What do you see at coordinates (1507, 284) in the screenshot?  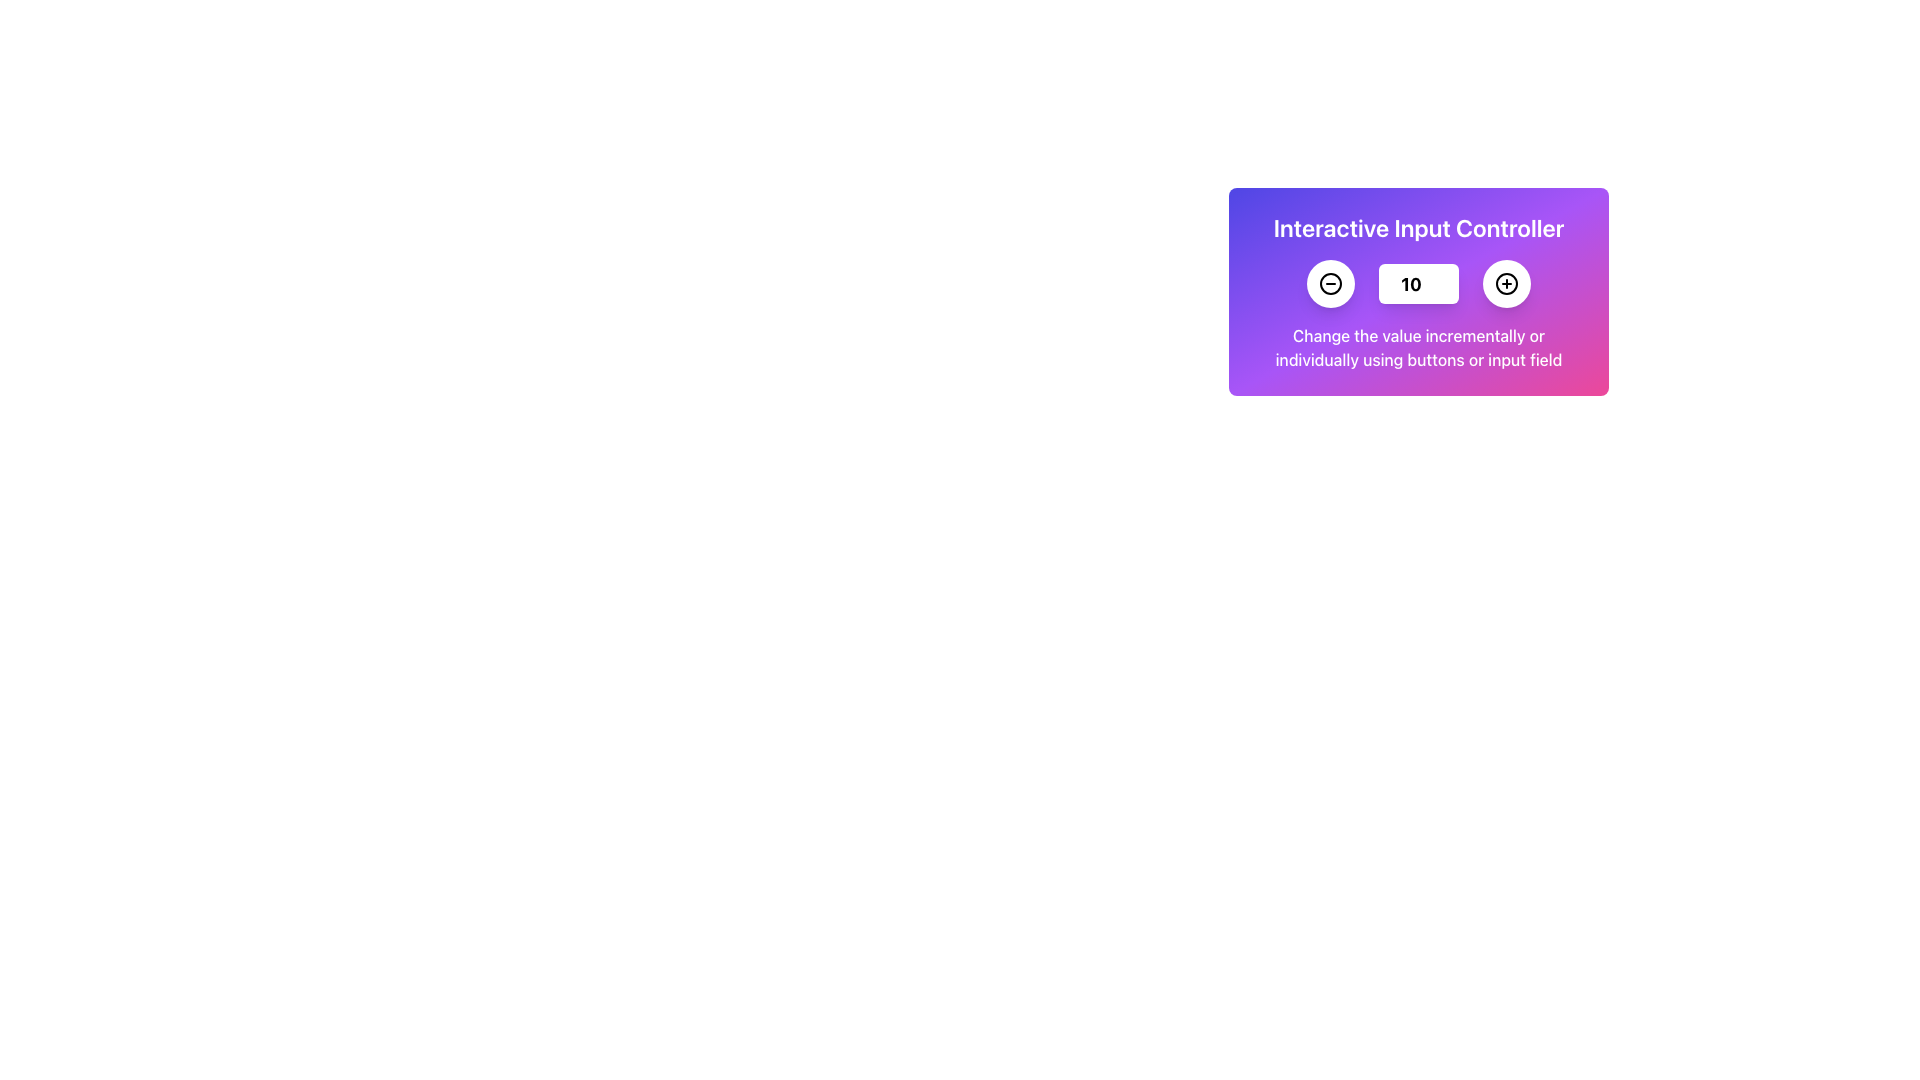 I see `the non-interactive decorative SVG circle that is part of the increment button icon, located to the right of the number field` at bounding box center [1507, 284].